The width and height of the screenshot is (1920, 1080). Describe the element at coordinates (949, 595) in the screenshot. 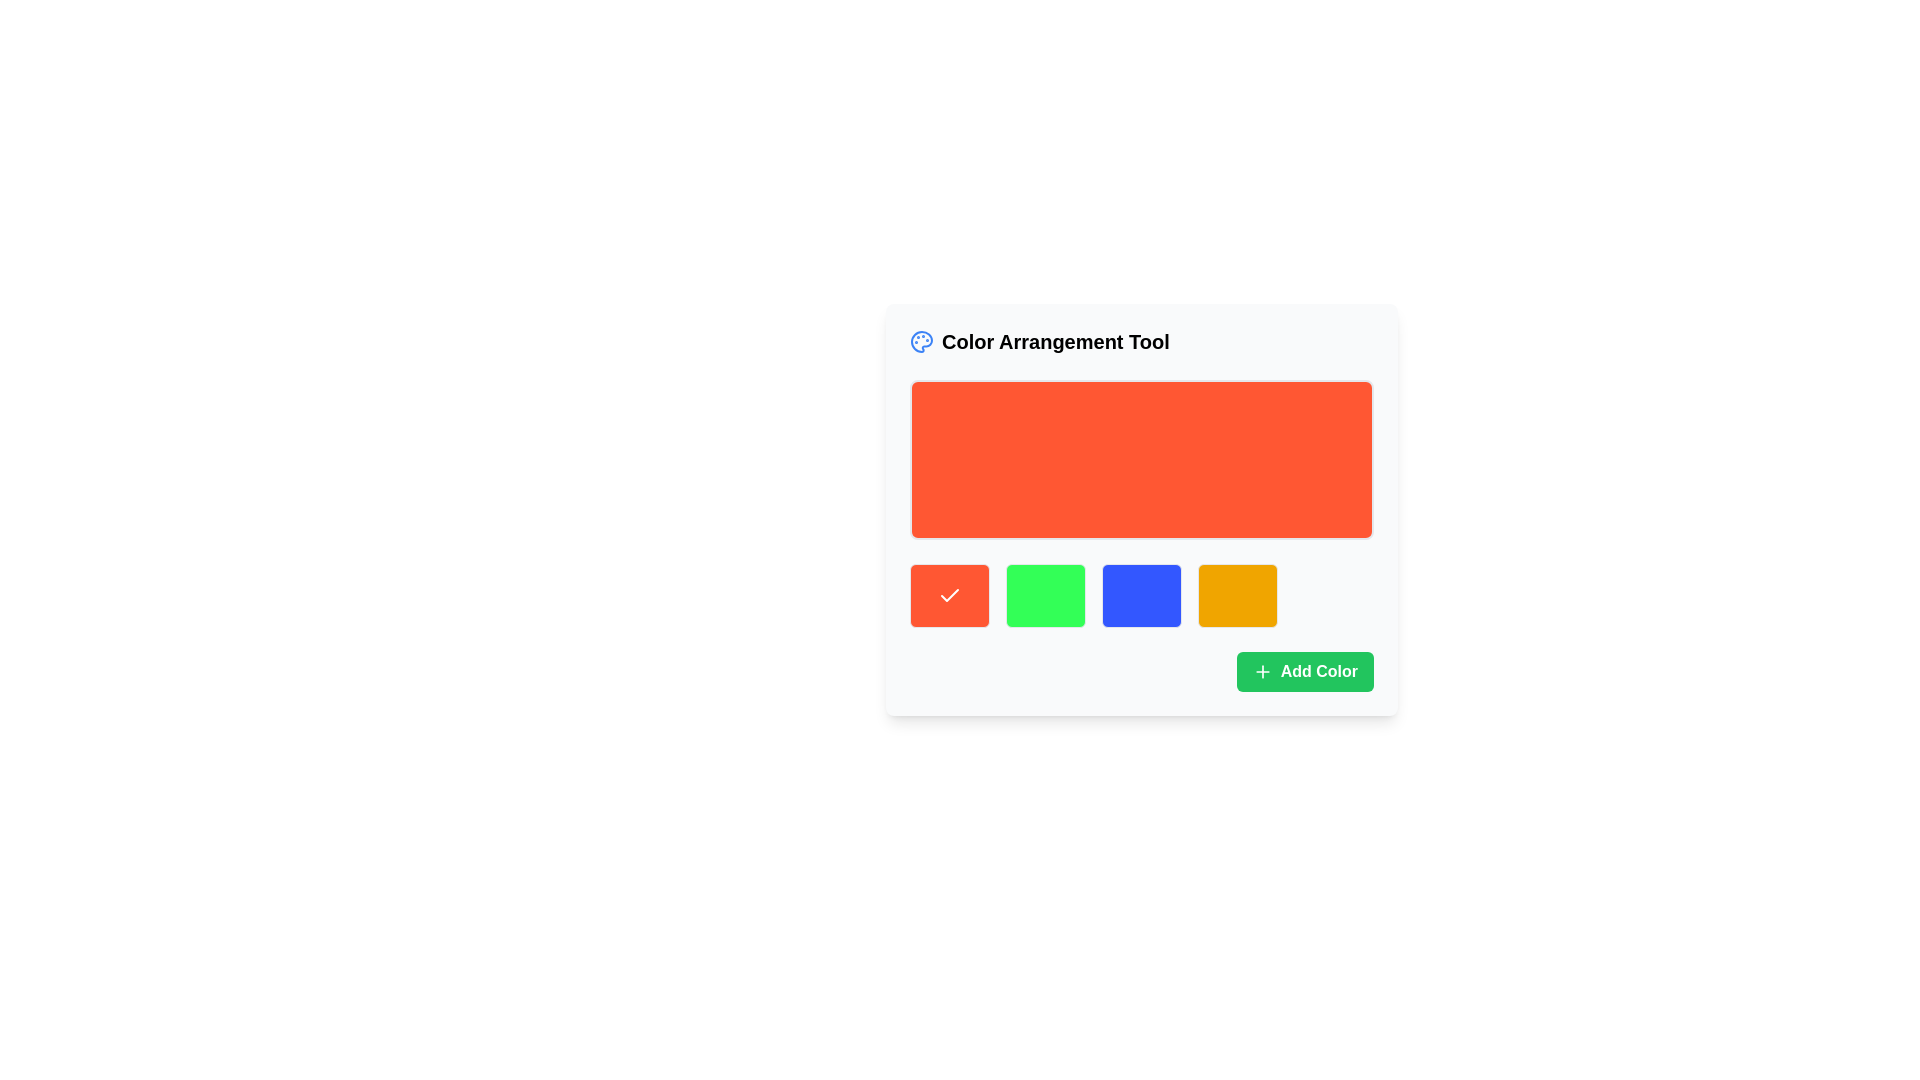

I see `the bright red square button with a rounded border that has a white checkmark icon, located at the top-left corner of the row of five buttons` at that location.